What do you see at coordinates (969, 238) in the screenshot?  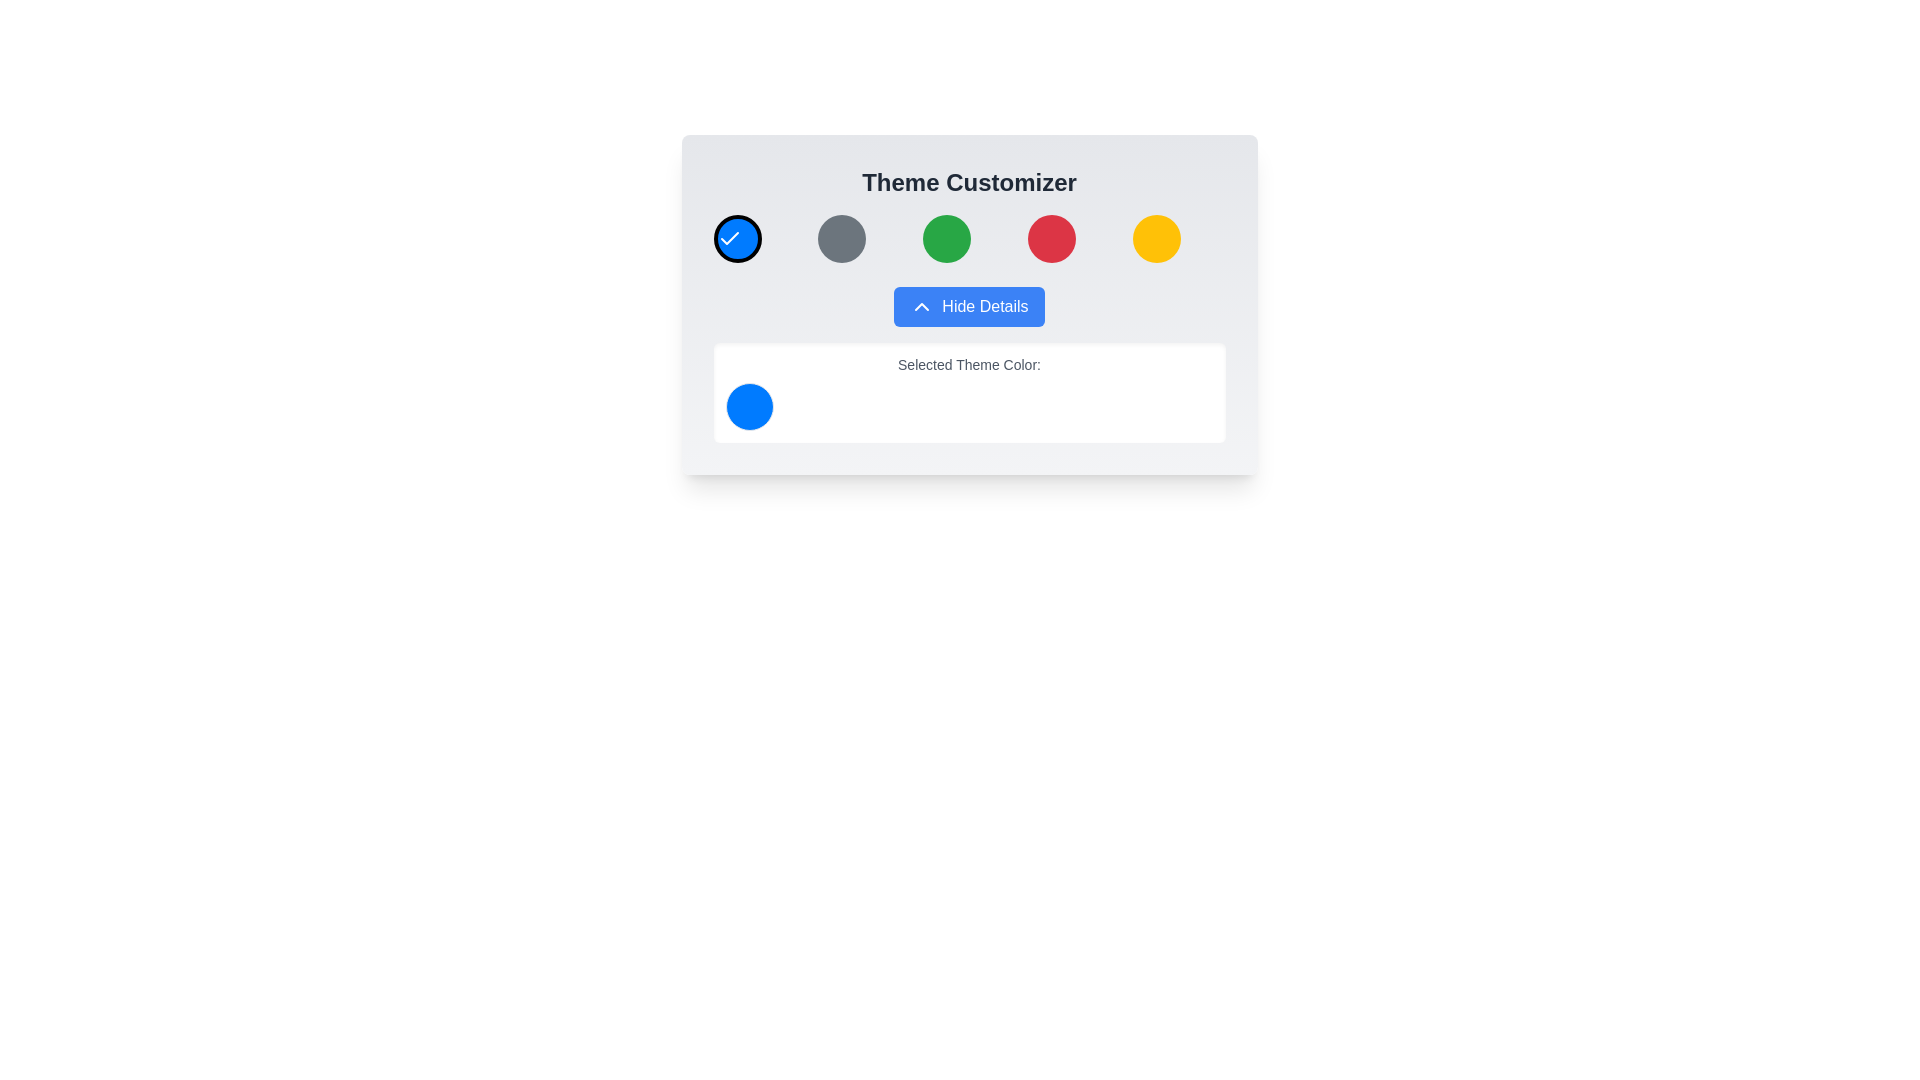 I see `the third circular button in the 'Theme Customizer' section` at bounding box center [969, 238].